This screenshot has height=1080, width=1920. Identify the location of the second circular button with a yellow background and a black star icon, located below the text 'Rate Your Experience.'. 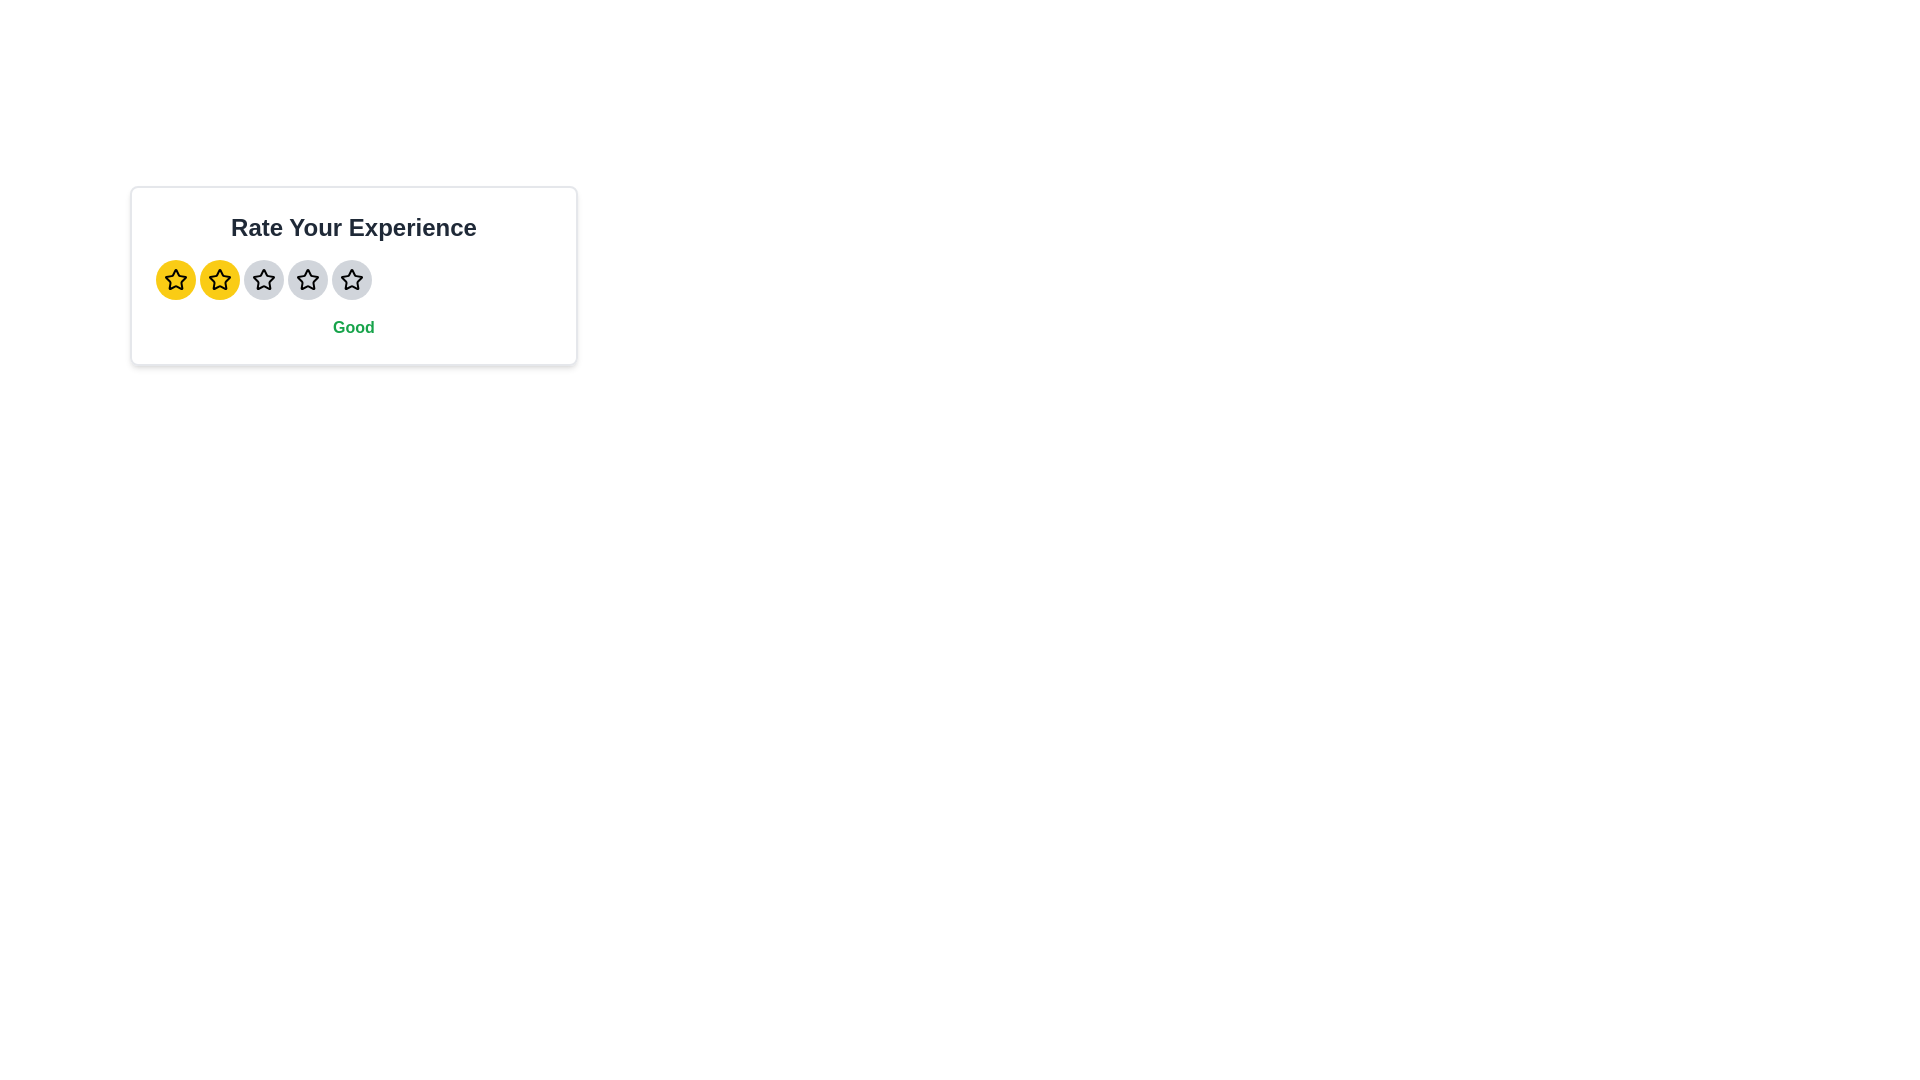
(220, 280).